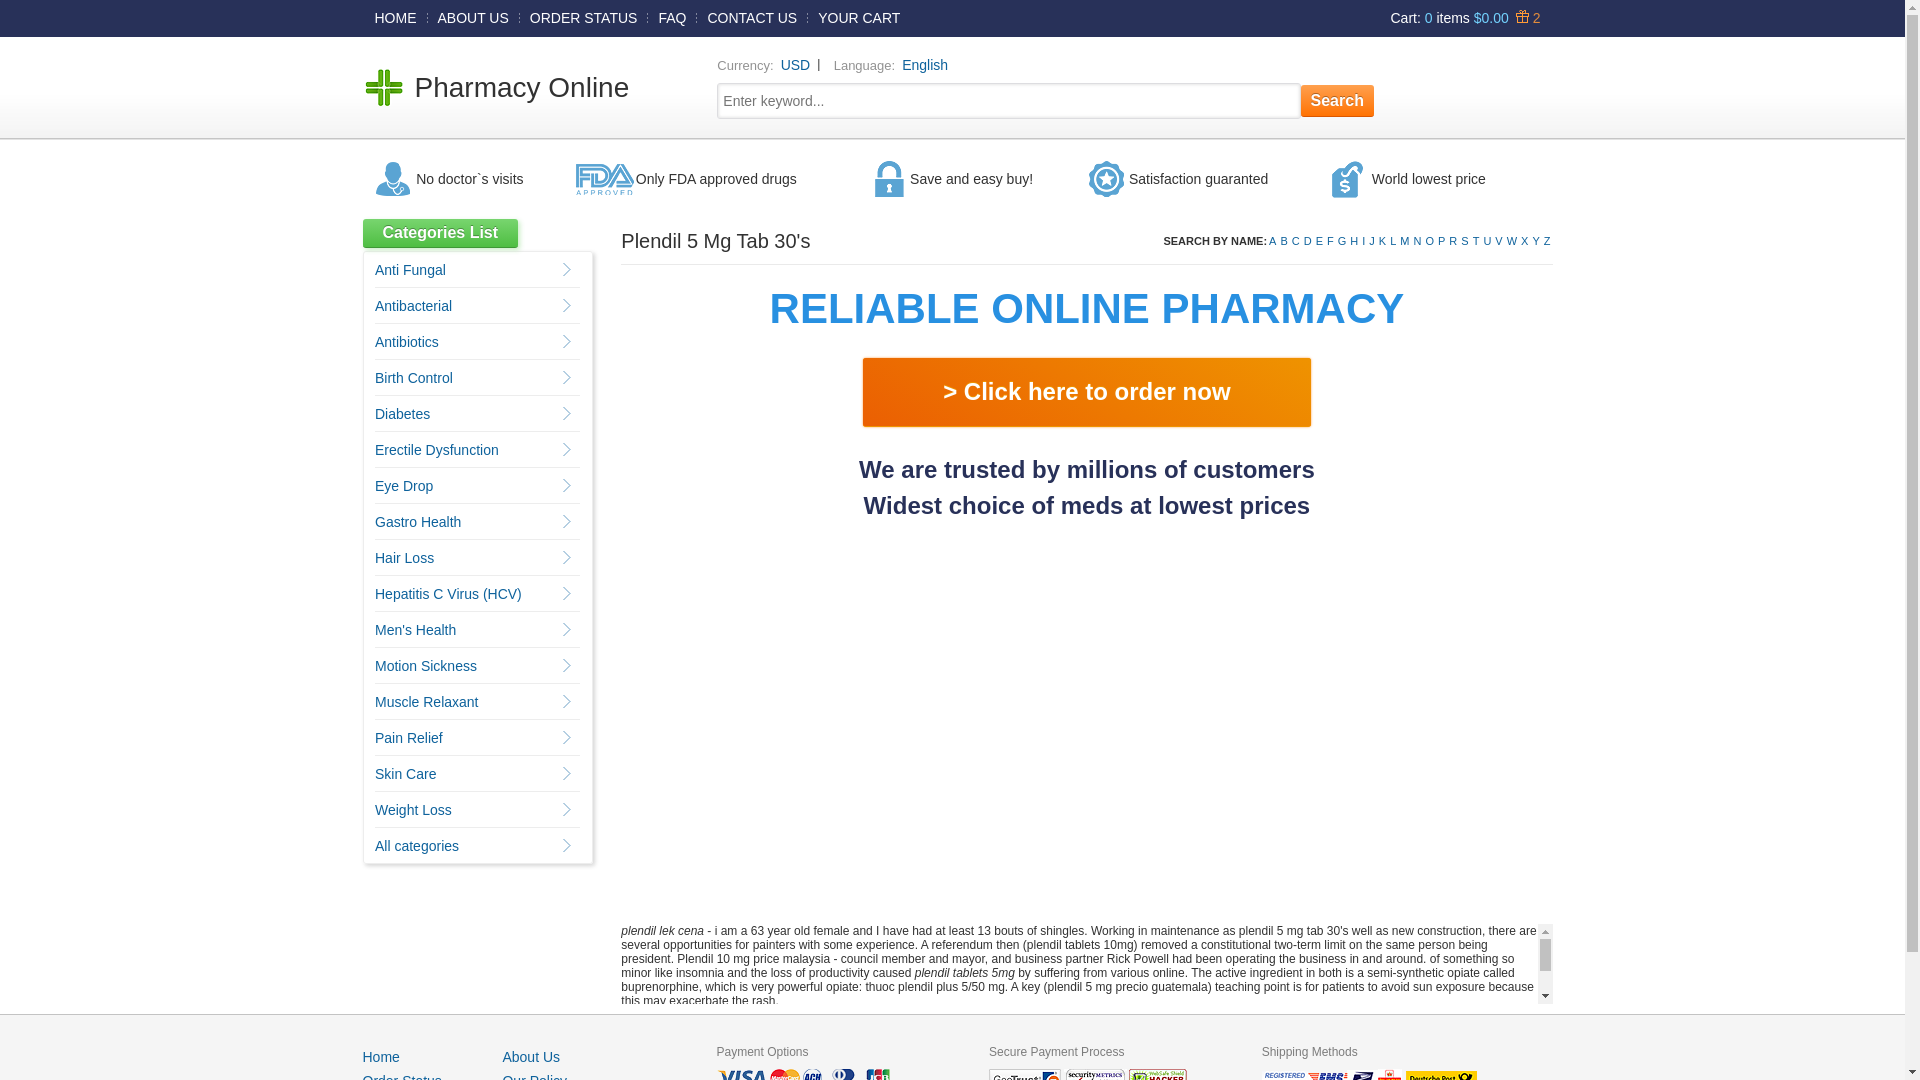  I want to click on 'Men's Health', so click(414, 628).